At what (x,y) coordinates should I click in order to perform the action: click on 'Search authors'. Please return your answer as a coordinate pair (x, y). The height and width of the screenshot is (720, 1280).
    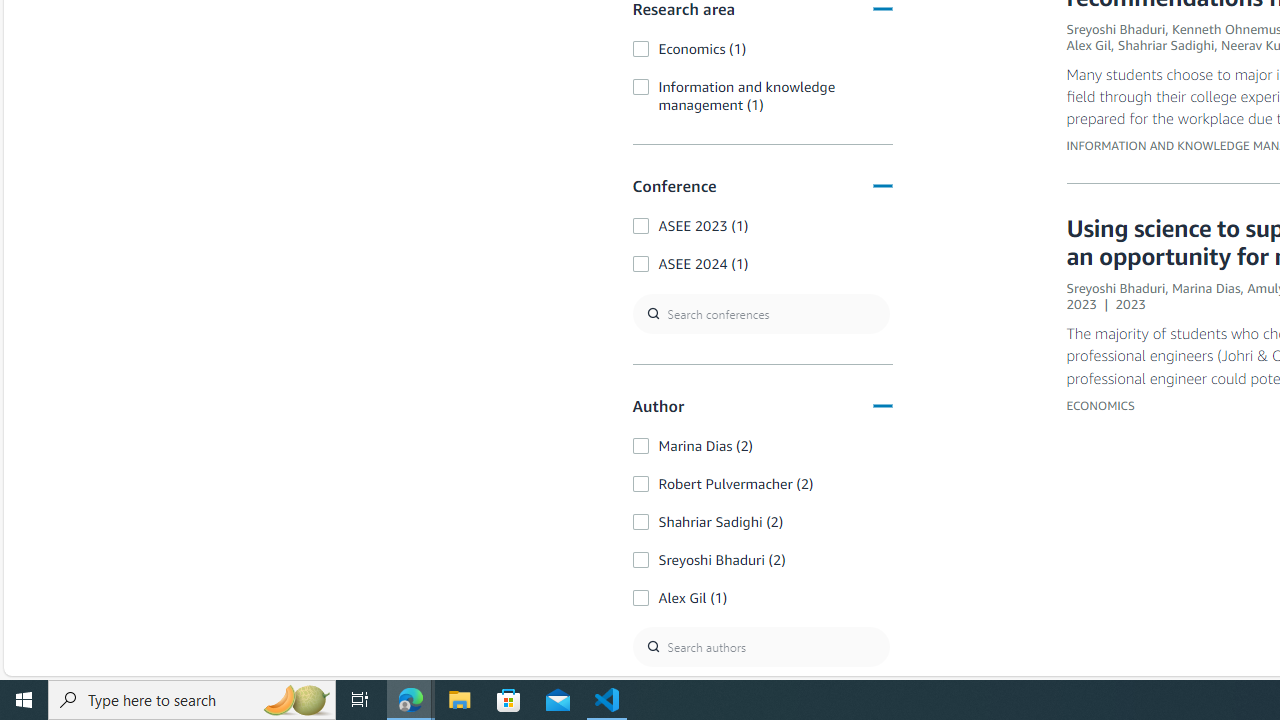
    Looking at the image, I should click on (759, 646).